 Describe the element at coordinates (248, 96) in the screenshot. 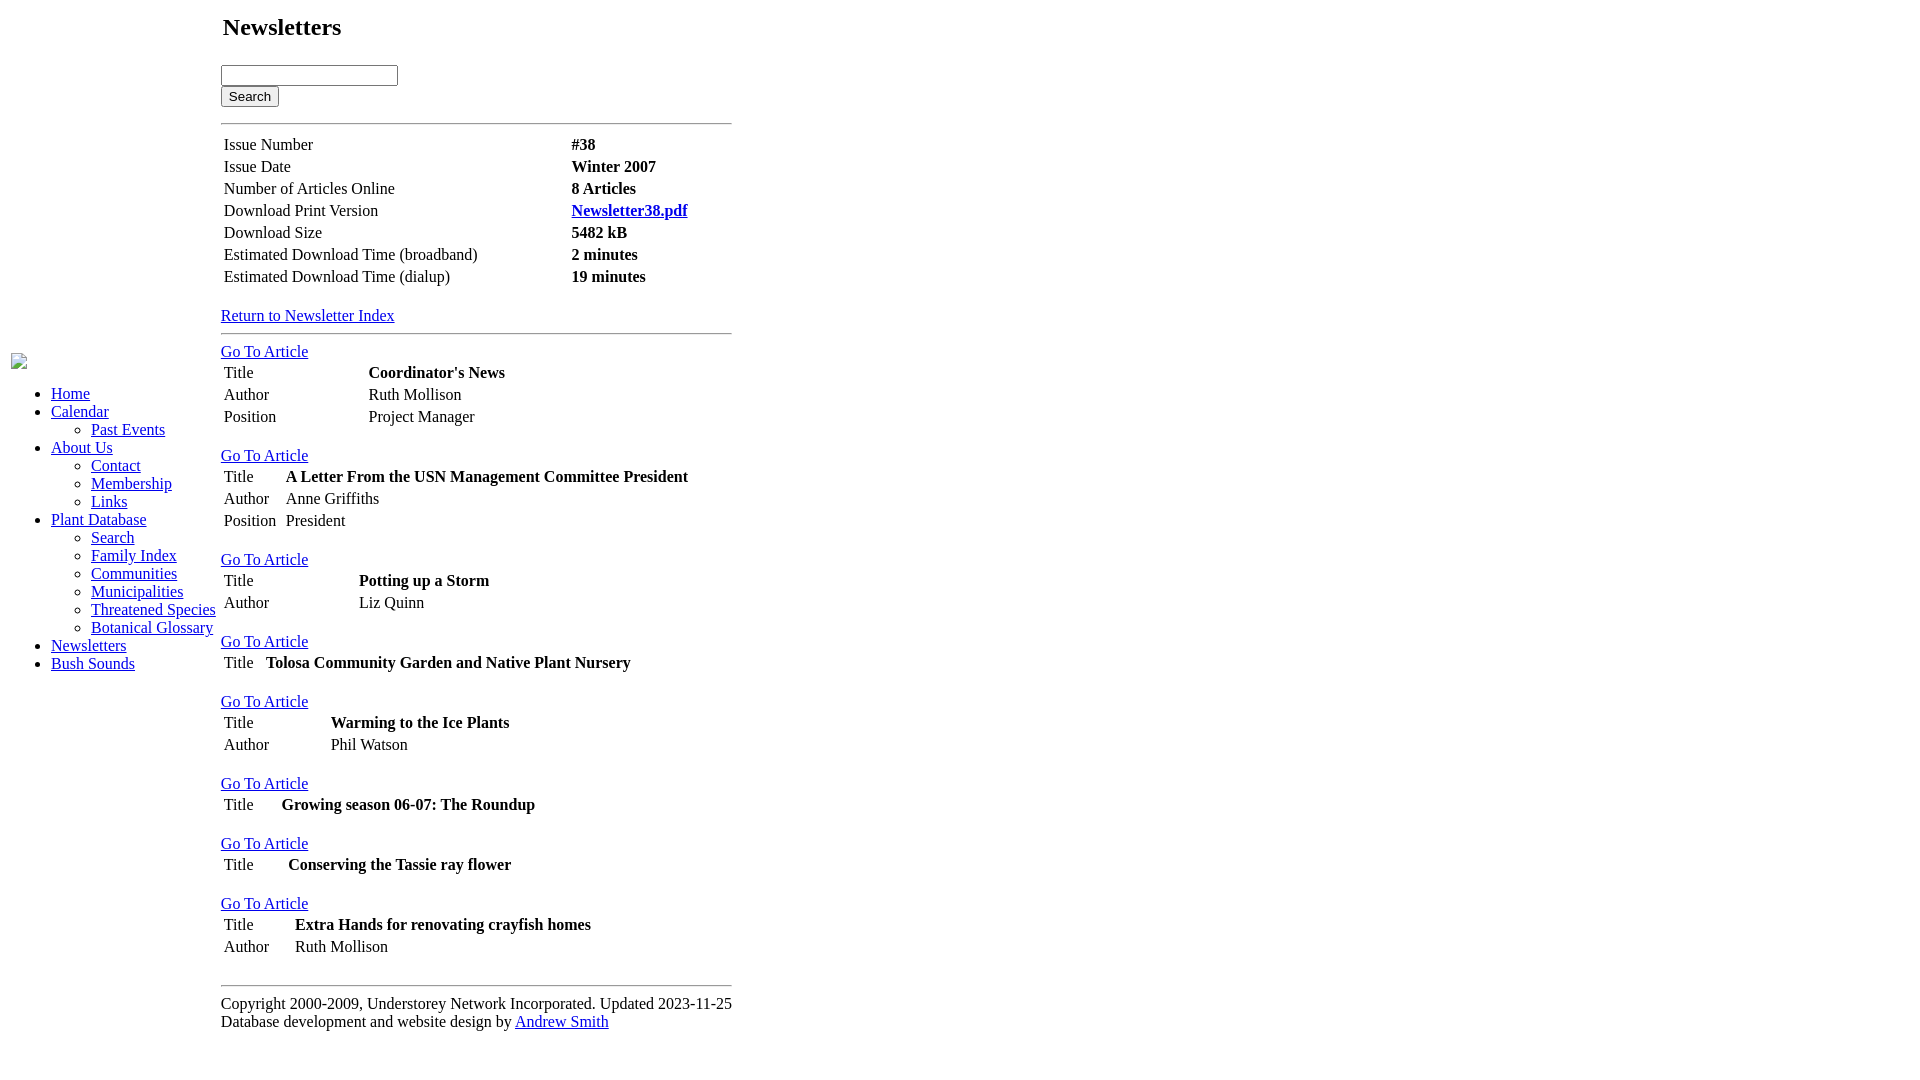

I see `'Search'` at that location.